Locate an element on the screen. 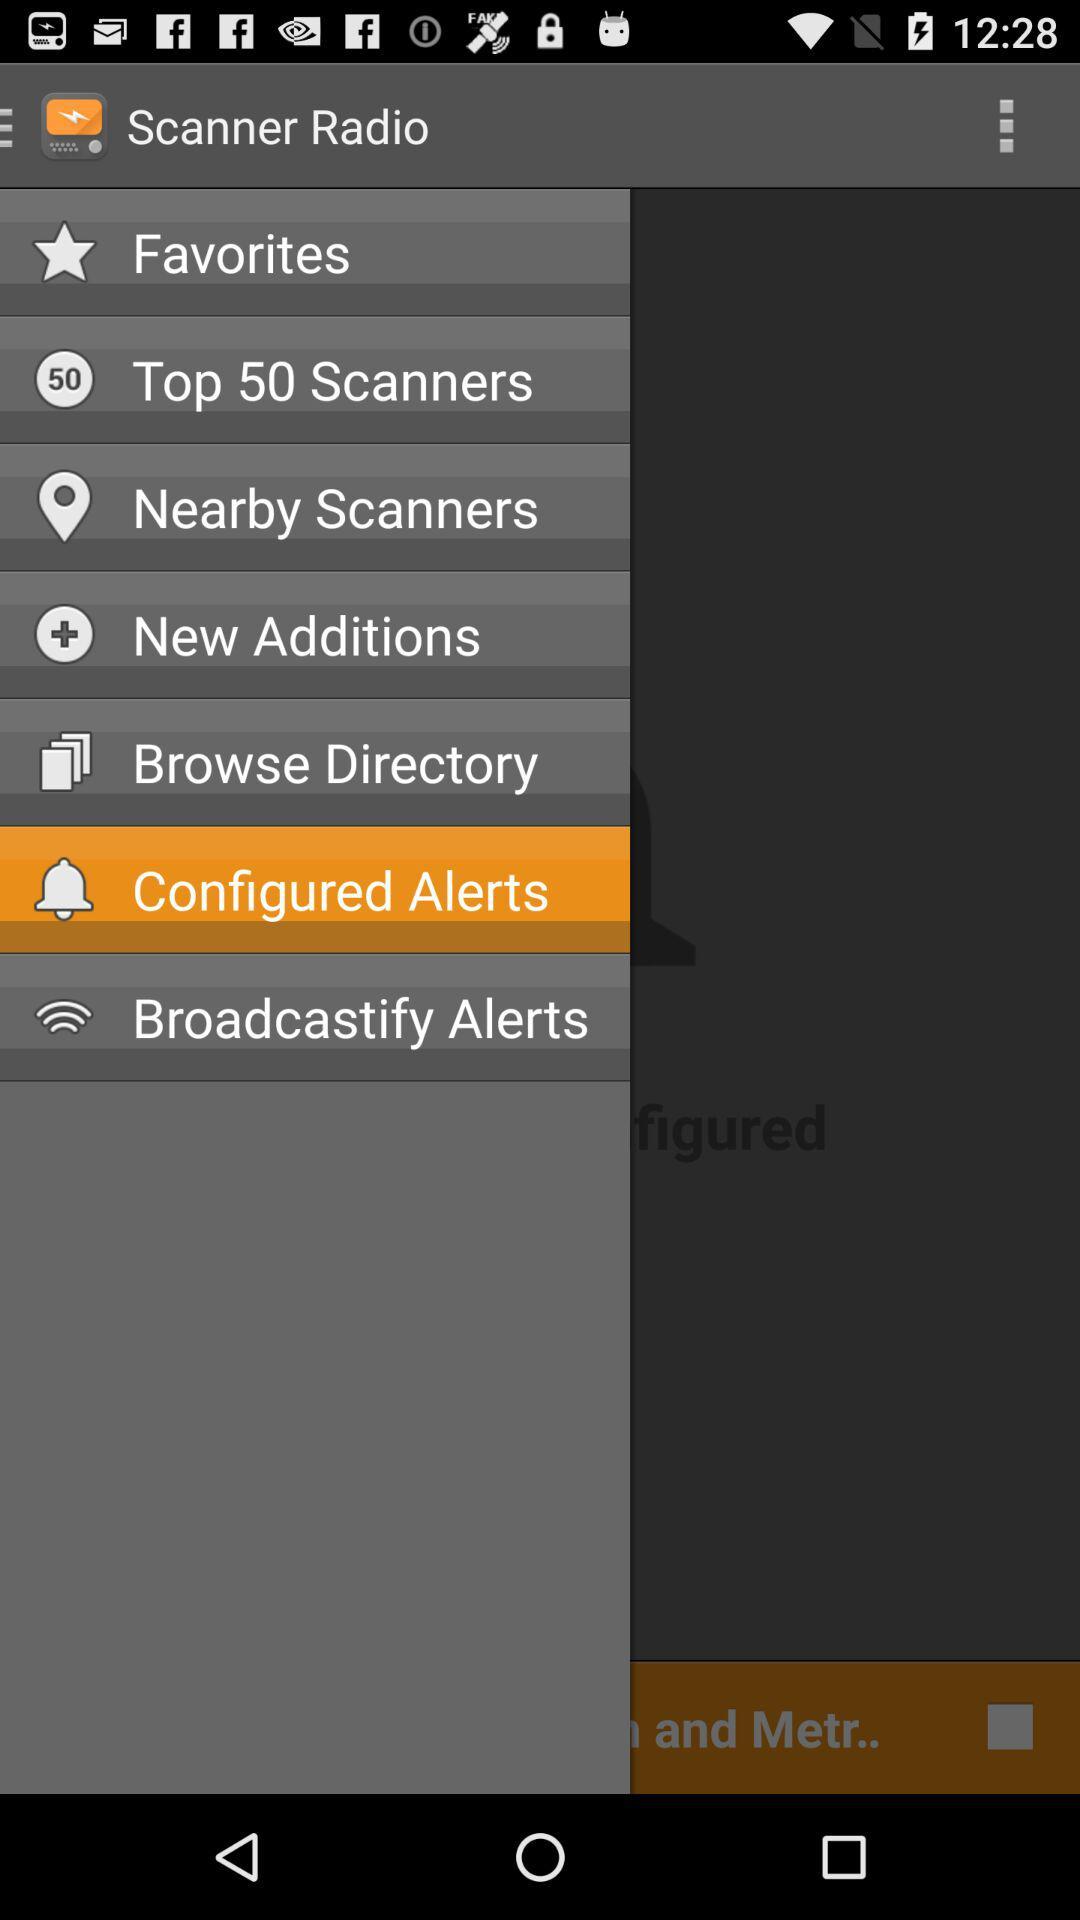 The image size is (1080, 1920). the button at the bottom is located at coordinates (465, 1725).